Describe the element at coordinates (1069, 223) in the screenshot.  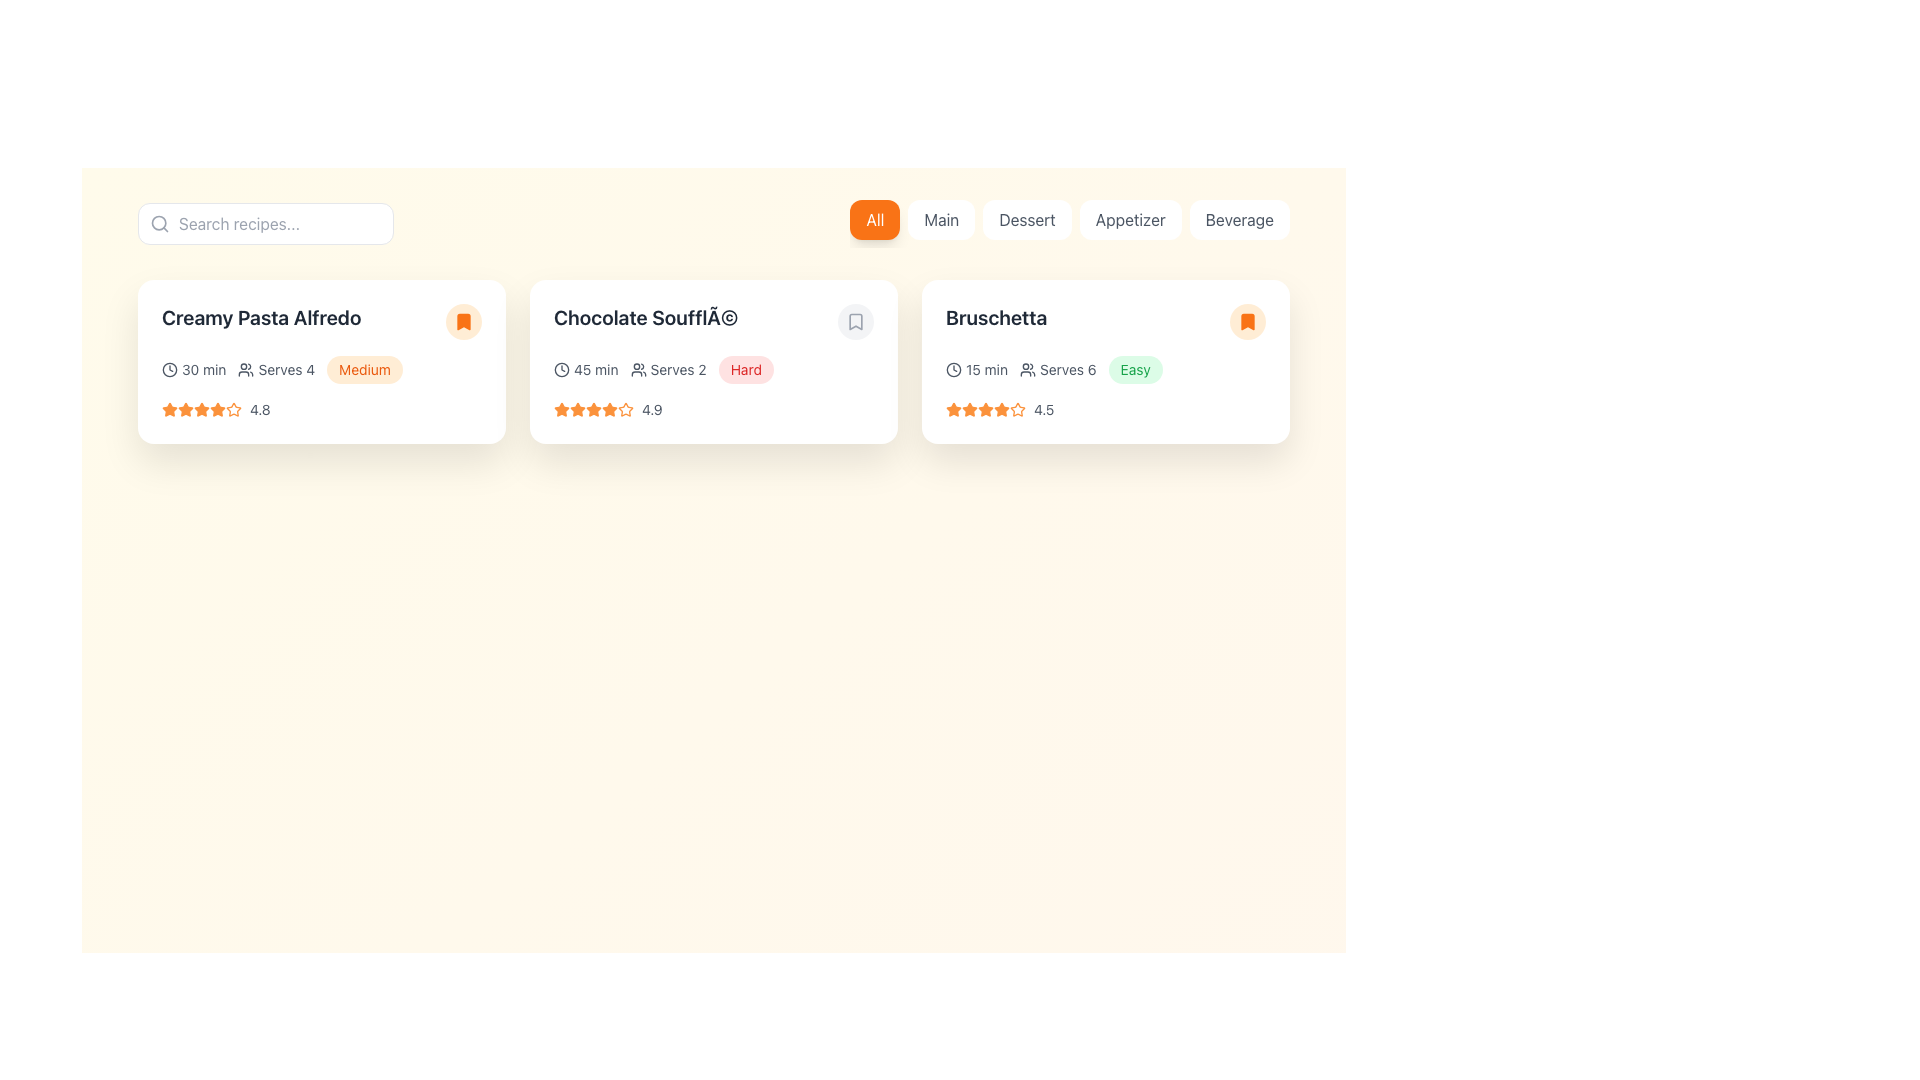
I see `the 'Dessert' tab within the navigation menu at the top-right of the interface, which contains tabs for filtering content such as 'All', 'Main', 'Dessert', 'Appetizer', and 'Beverage'` at that location.